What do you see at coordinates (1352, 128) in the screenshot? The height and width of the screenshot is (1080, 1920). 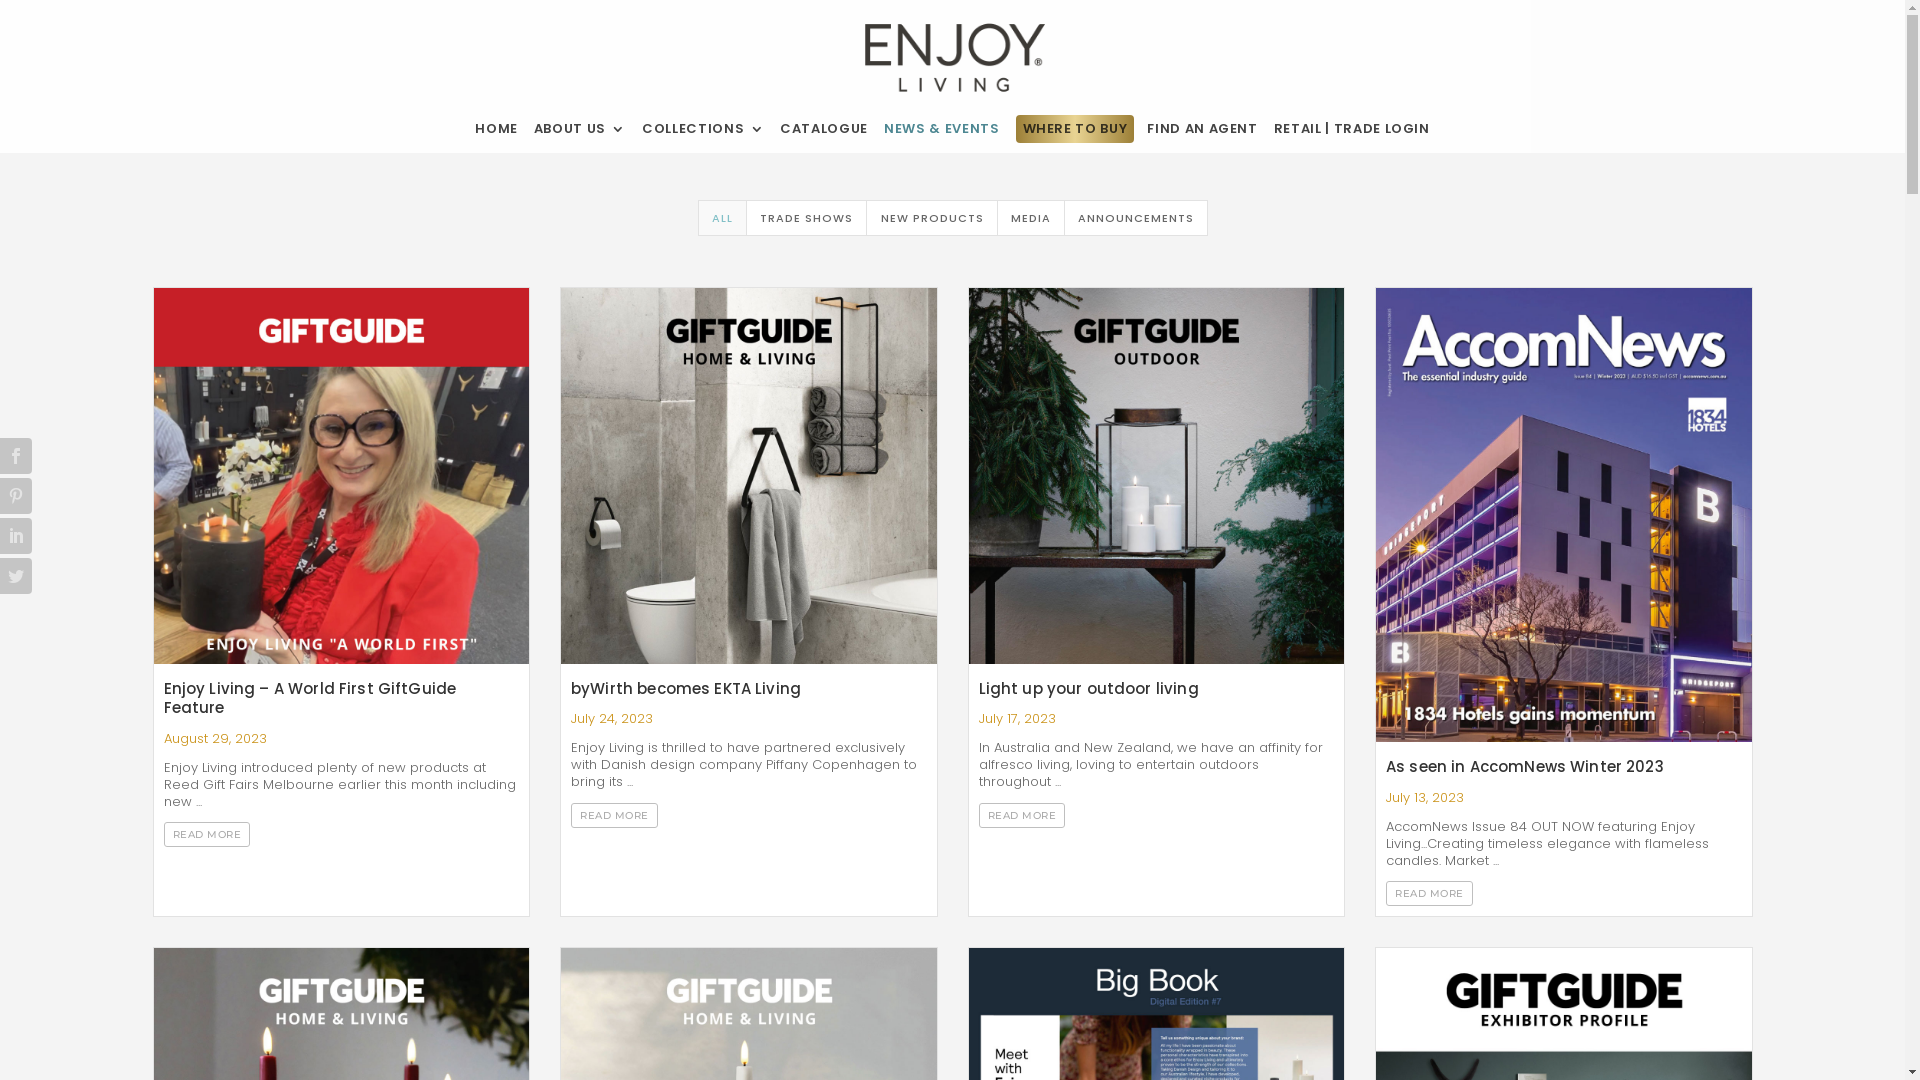 I see `'RETAIL | TRADE LOGIN'` at bounding box center [1352, 128].